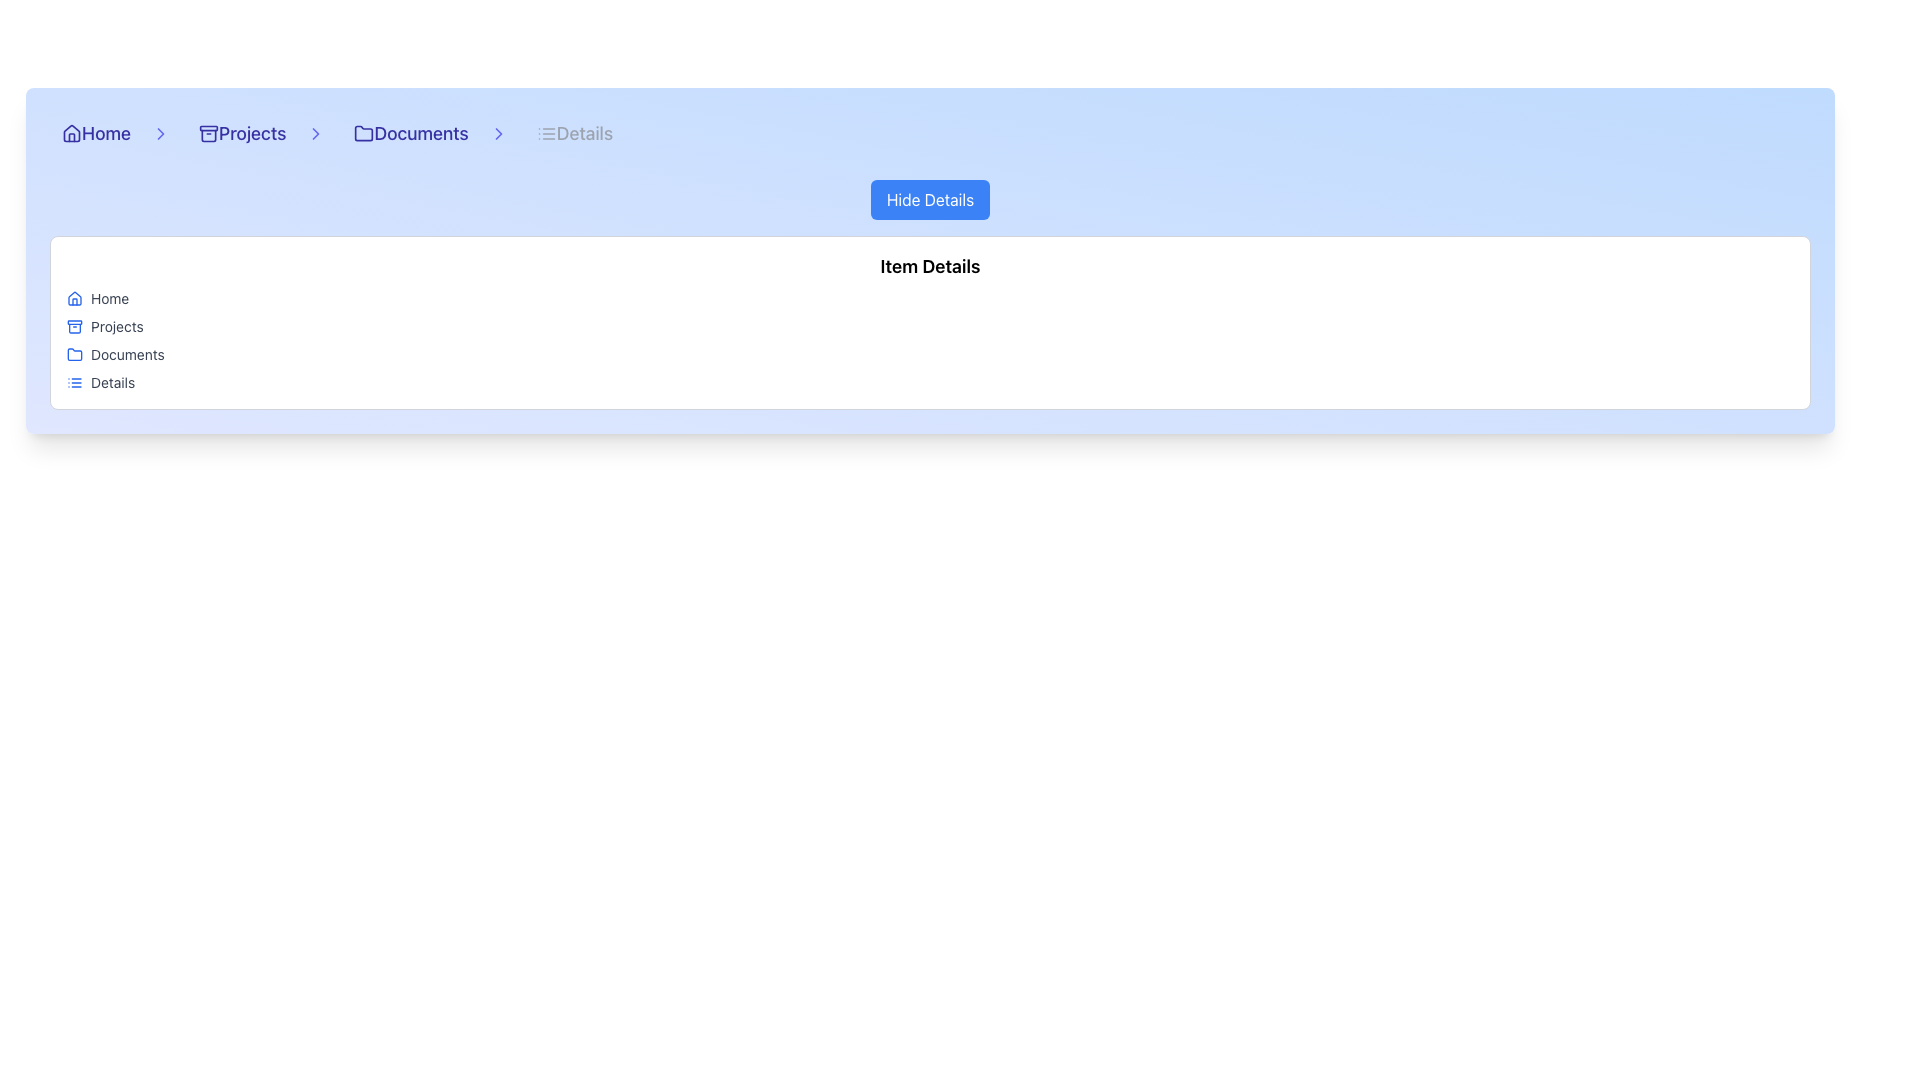 The width and height of the screenshot is (1920, 1080). What do you see at coordinates (255, 134) in the screenshot?
I see `the Breadcrumb Navigation Link` at bounding box center [255, 134].